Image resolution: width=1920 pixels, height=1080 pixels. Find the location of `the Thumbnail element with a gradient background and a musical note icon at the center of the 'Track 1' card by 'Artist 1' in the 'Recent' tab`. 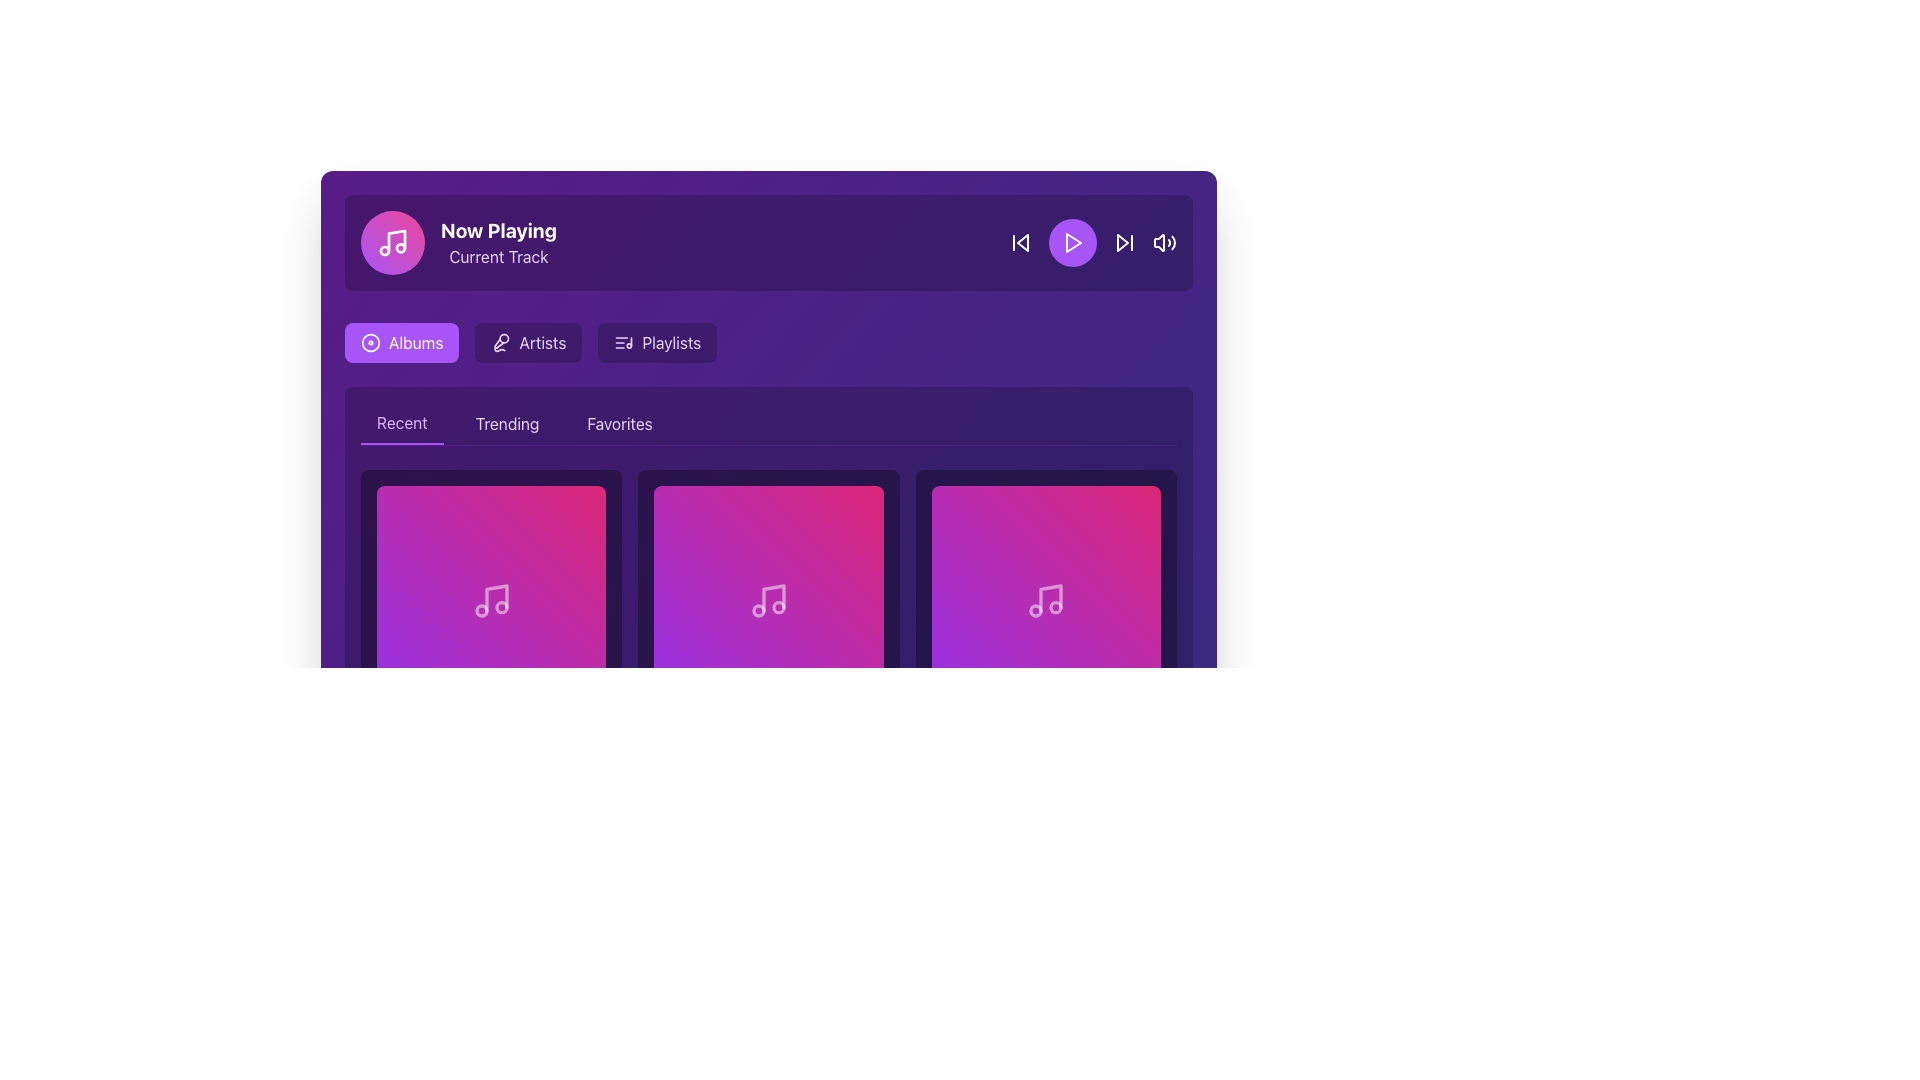

the Thumbnail element with a gradient background and a musical note icon at the center of the 'Track 1' card by 'Artist 1' in the 'Recent' tab is located at coordinates (491, 599).